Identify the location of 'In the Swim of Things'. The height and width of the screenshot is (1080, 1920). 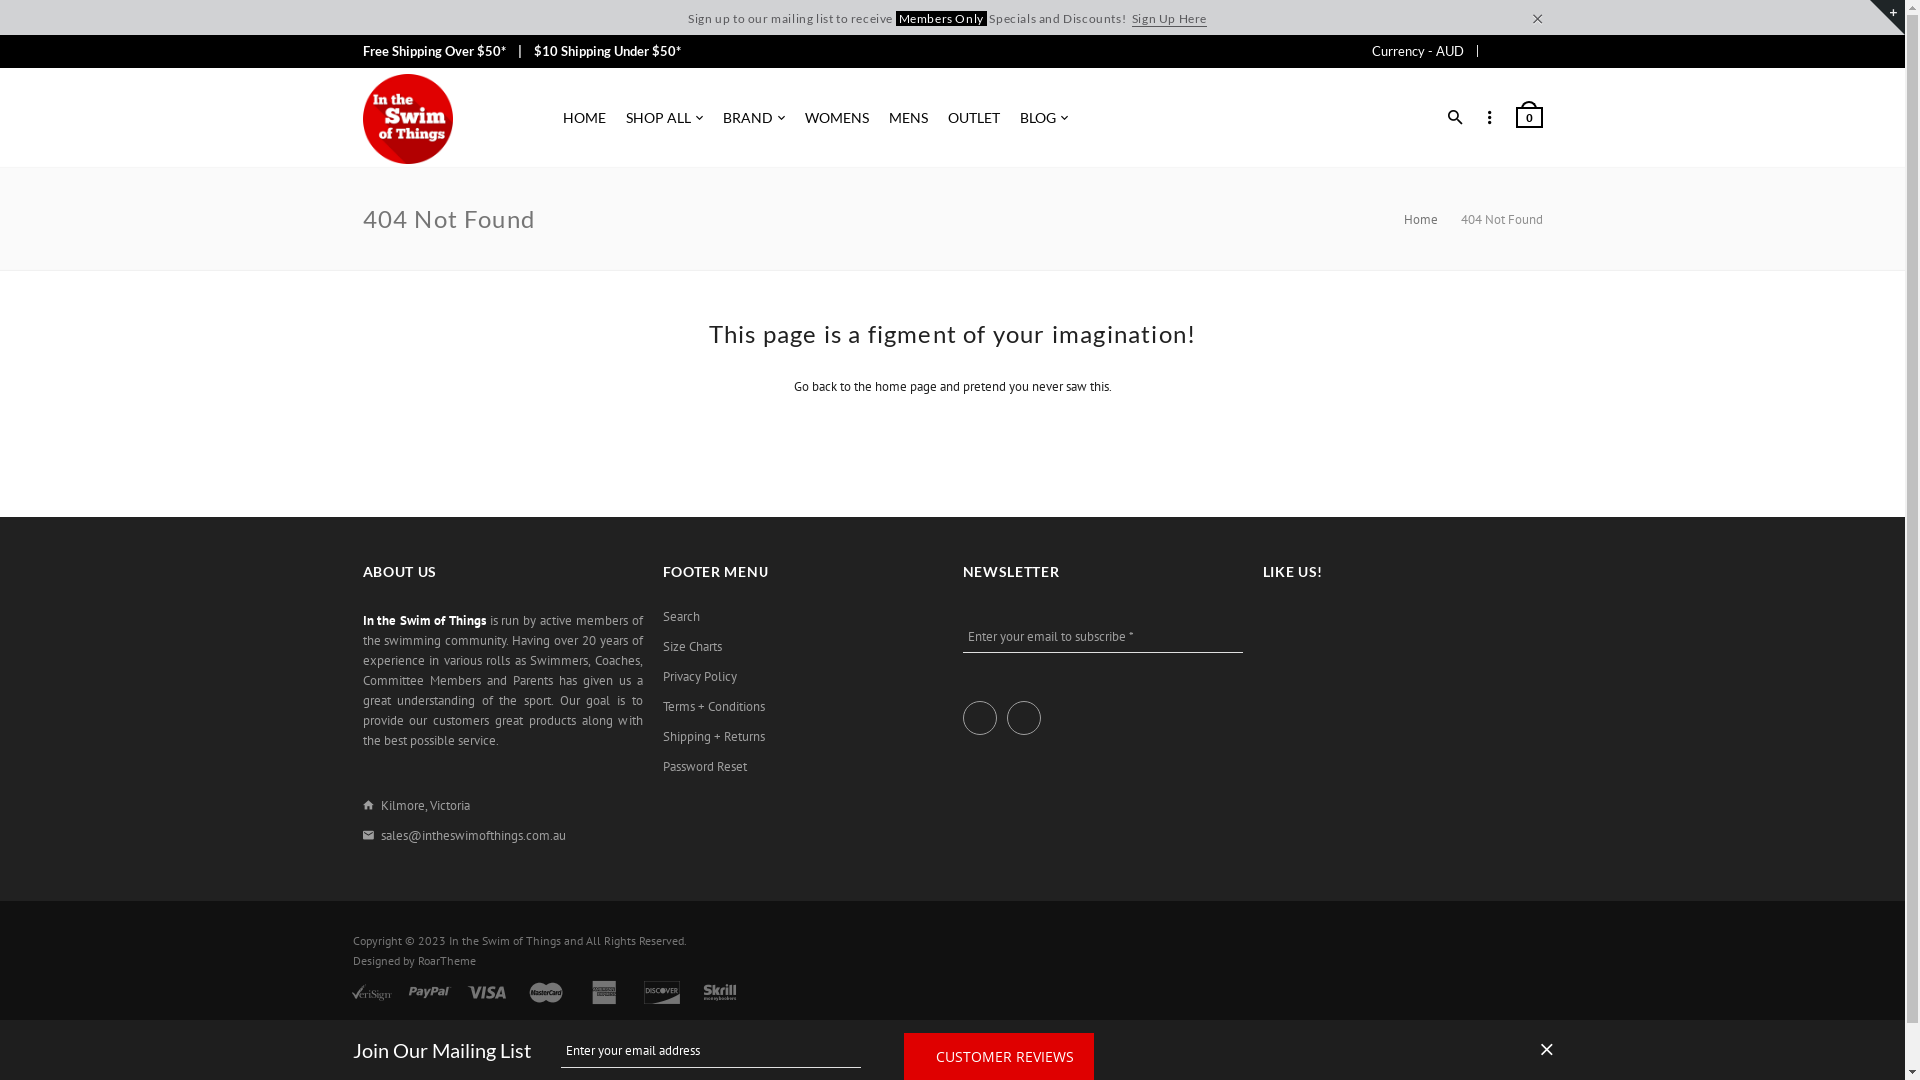
(406, 119).